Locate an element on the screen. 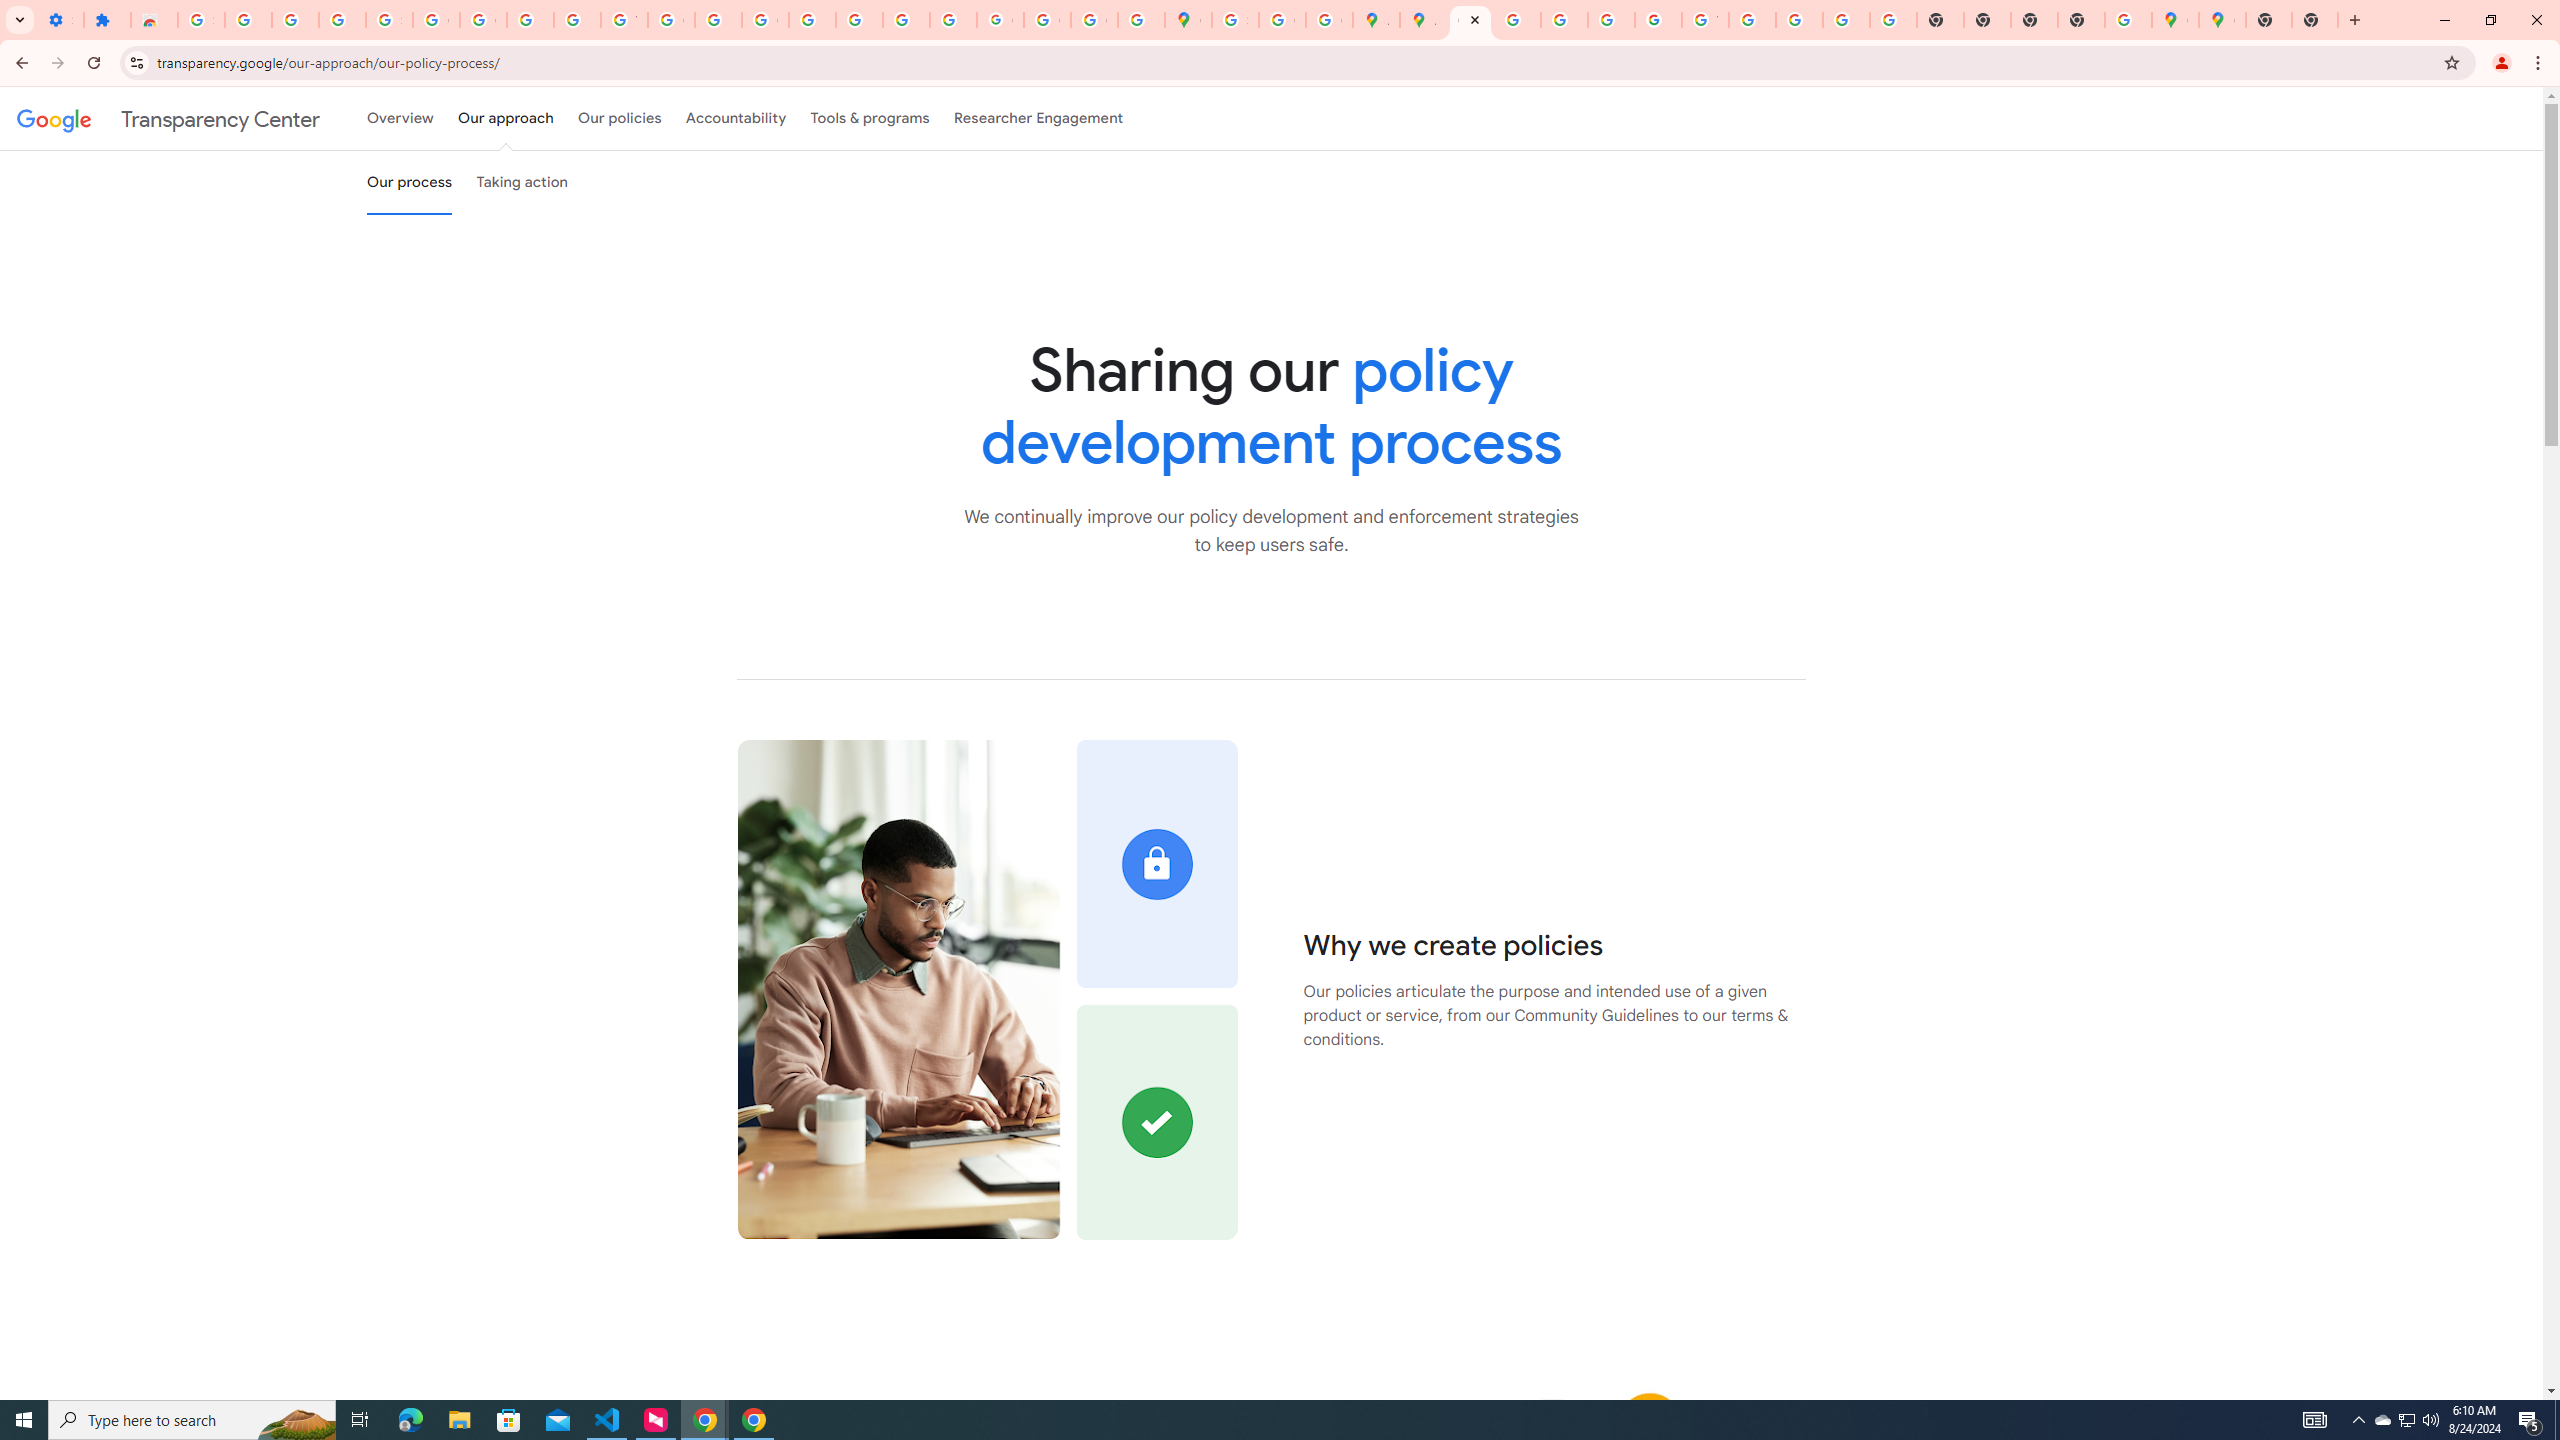 The width and height of the screenshot is (2560, 1440). 'Our policies' is located at coordinates (619, 118).